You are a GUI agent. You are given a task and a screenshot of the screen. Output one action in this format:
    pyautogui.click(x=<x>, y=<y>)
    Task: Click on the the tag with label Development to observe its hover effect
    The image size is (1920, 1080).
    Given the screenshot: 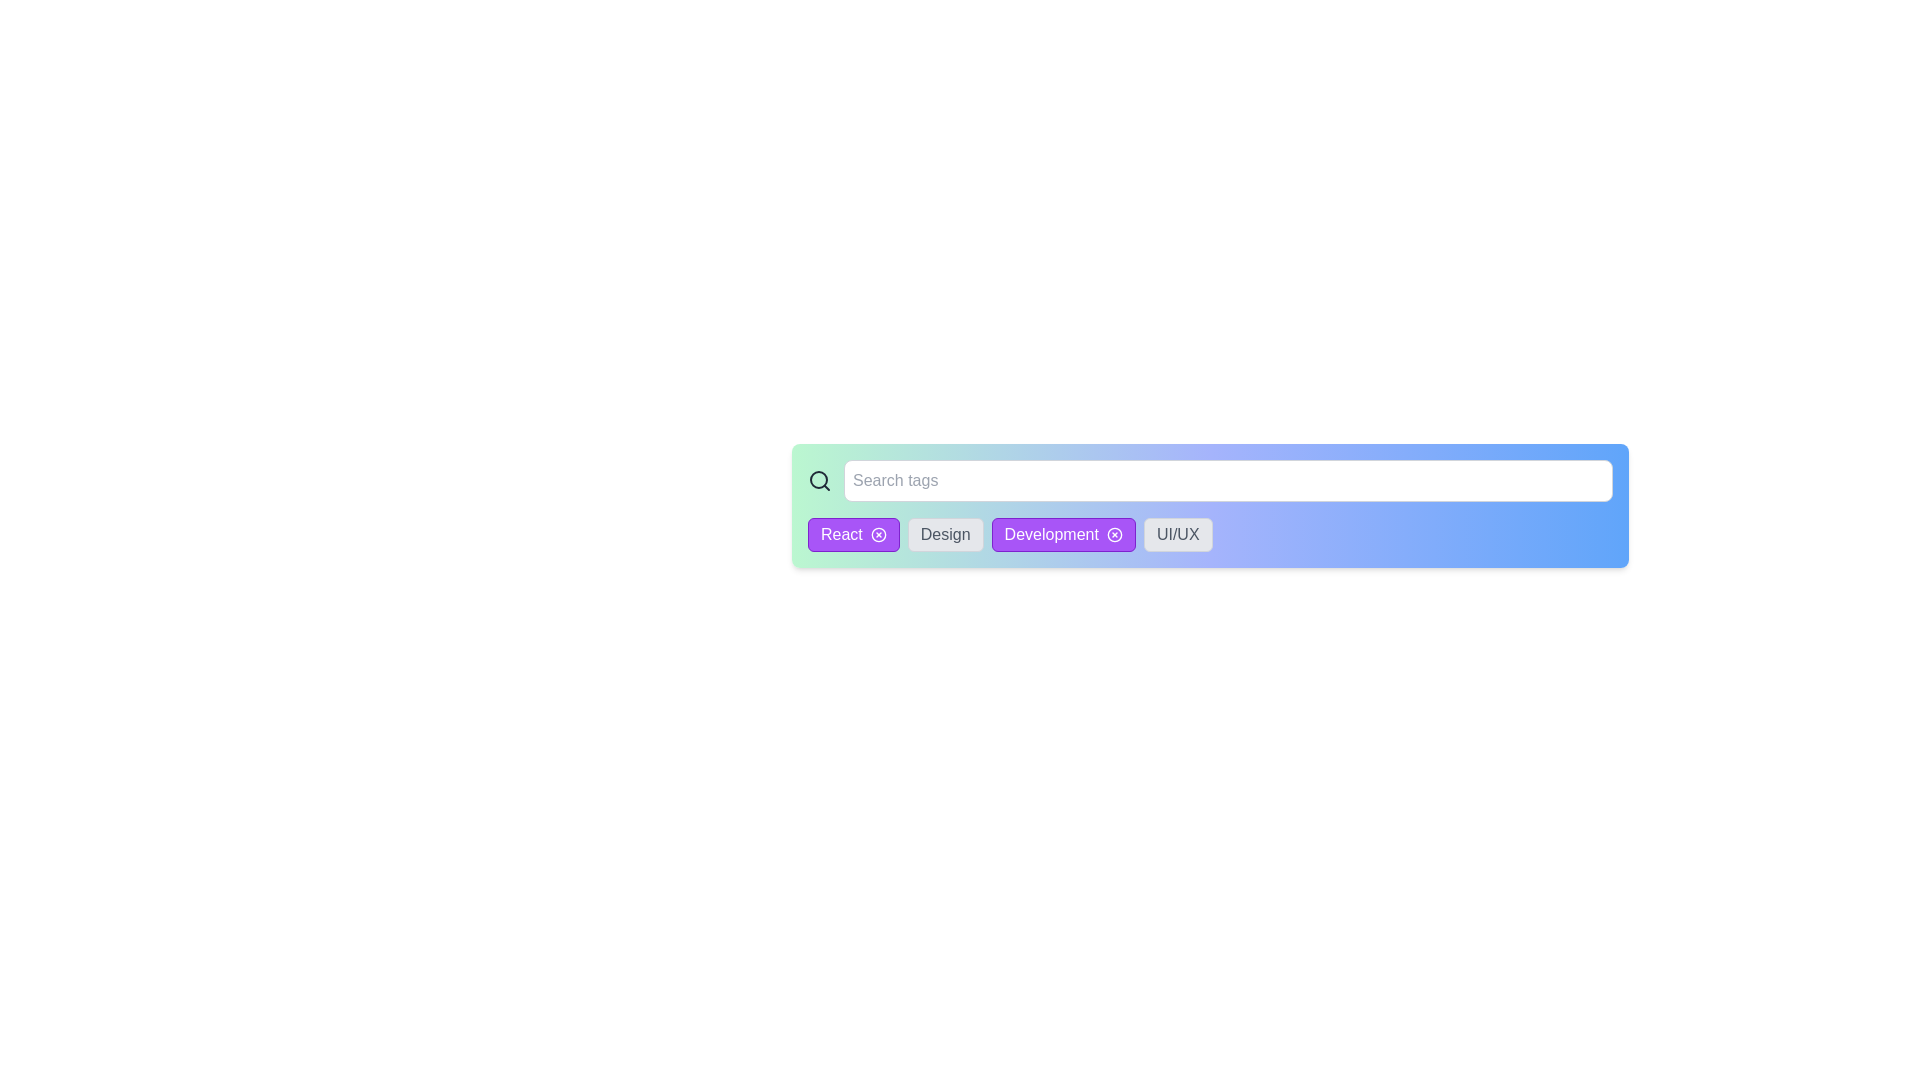 What is the action you would take?
    pyautogui.click(x=1062, y=534)
    